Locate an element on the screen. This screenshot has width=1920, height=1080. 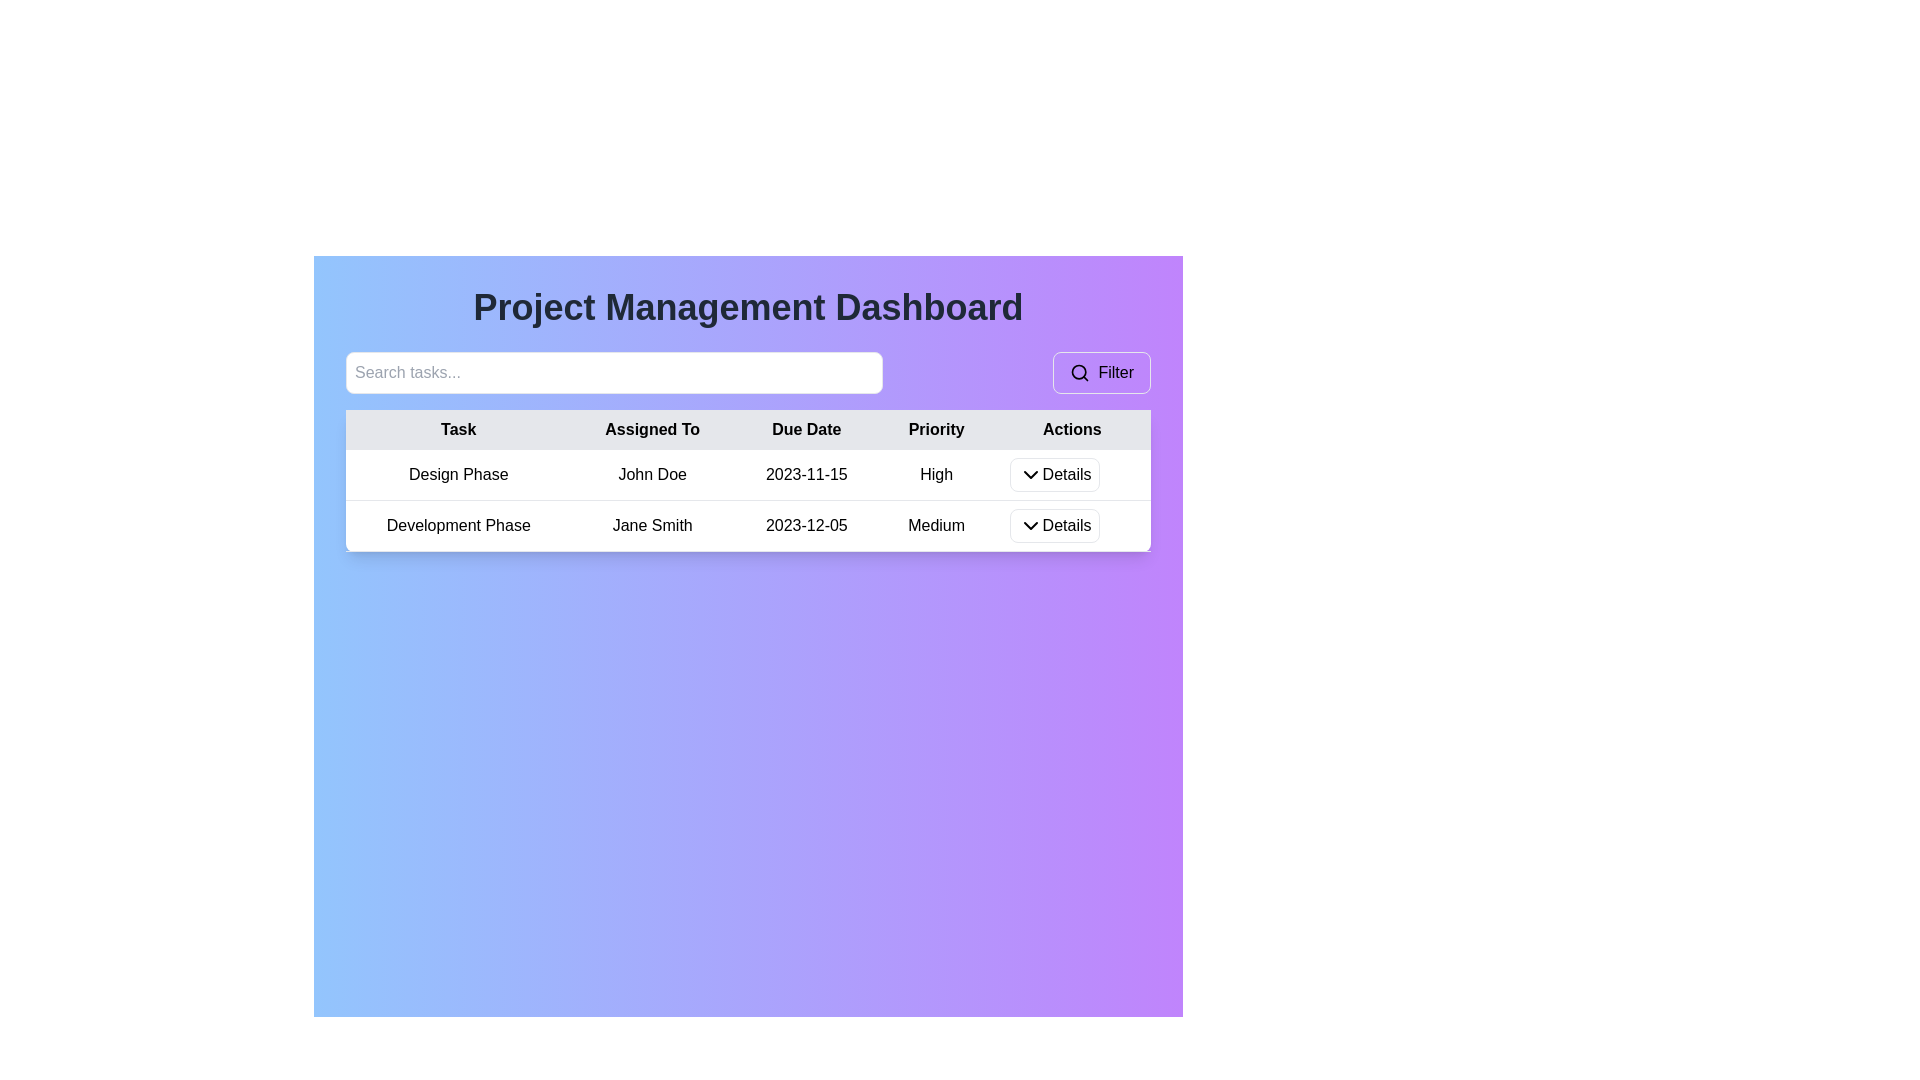
the rectangular button labeled 'Details' with a white background and a downwards-pointing arrow icon is located at coordinates (1054, 524).